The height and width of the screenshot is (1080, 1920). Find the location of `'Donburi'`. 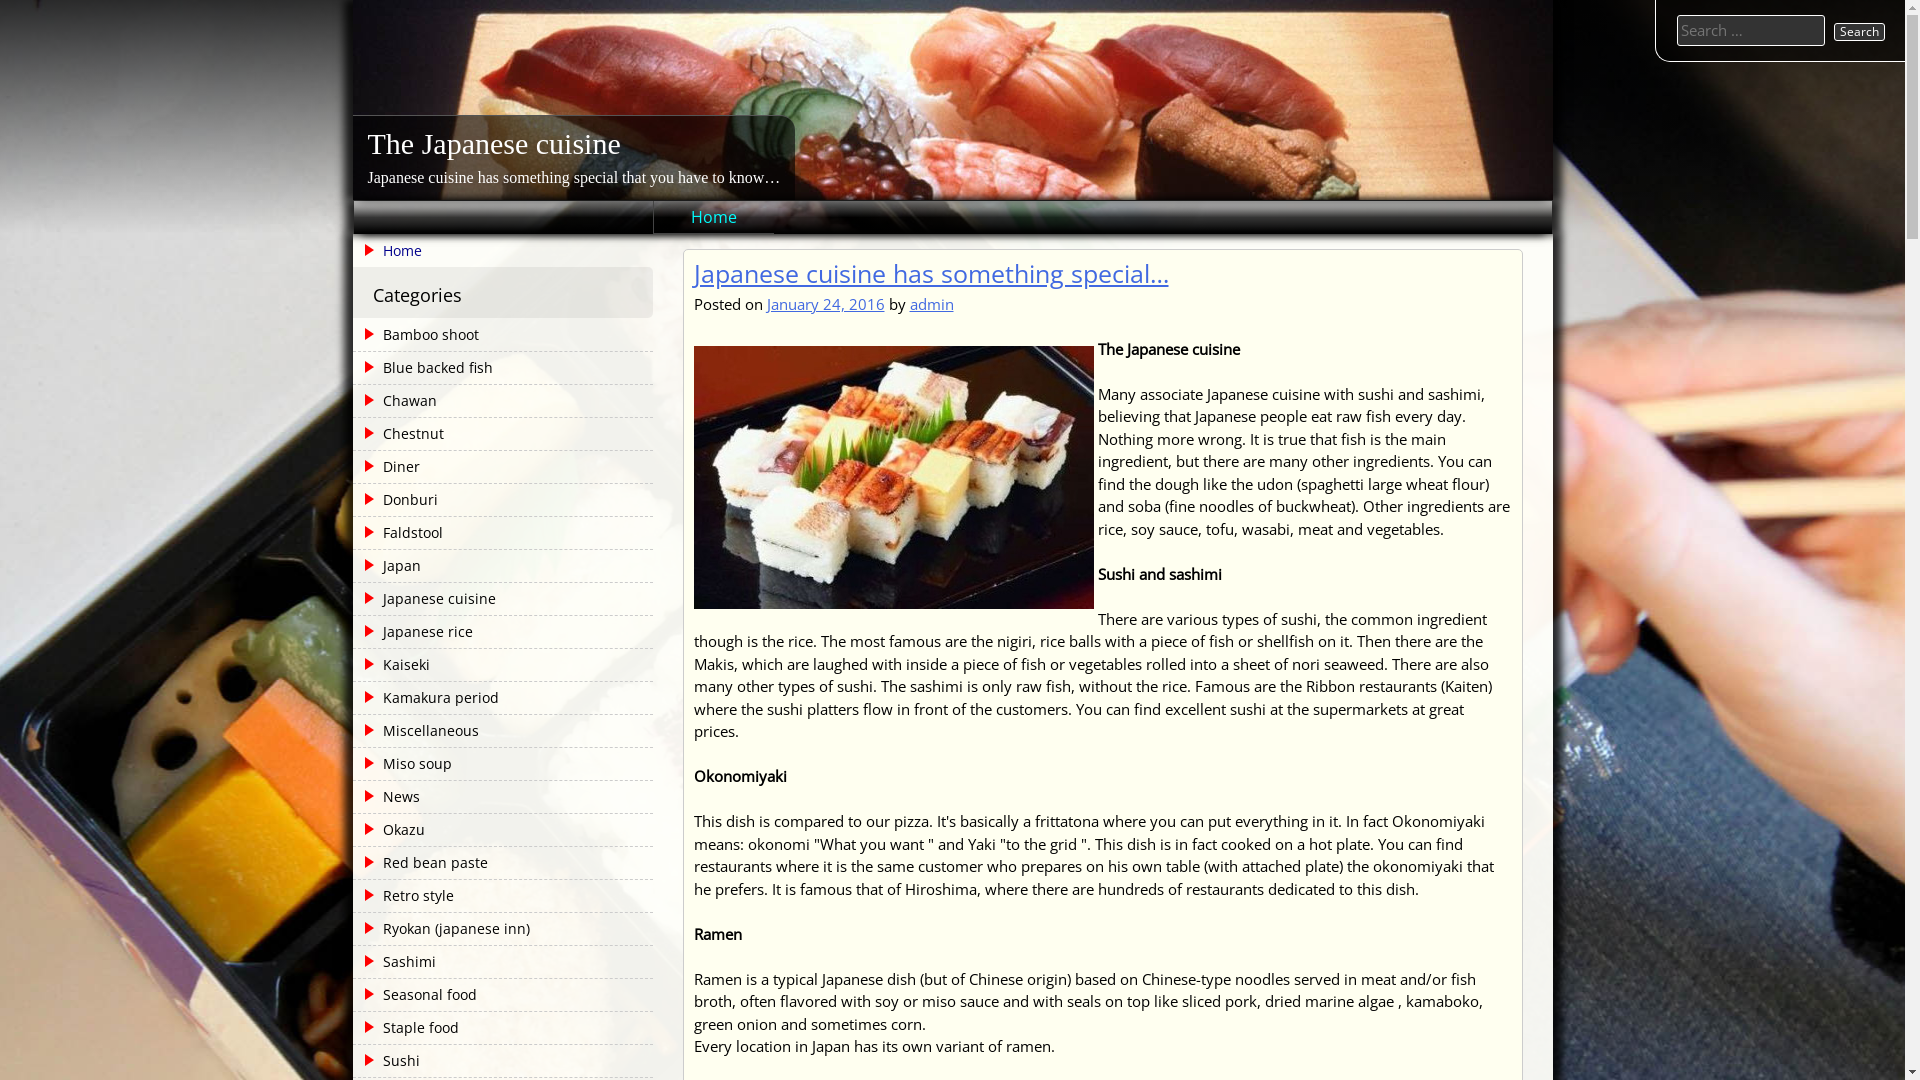

'Donburi' is located at coordinates (397, 499).